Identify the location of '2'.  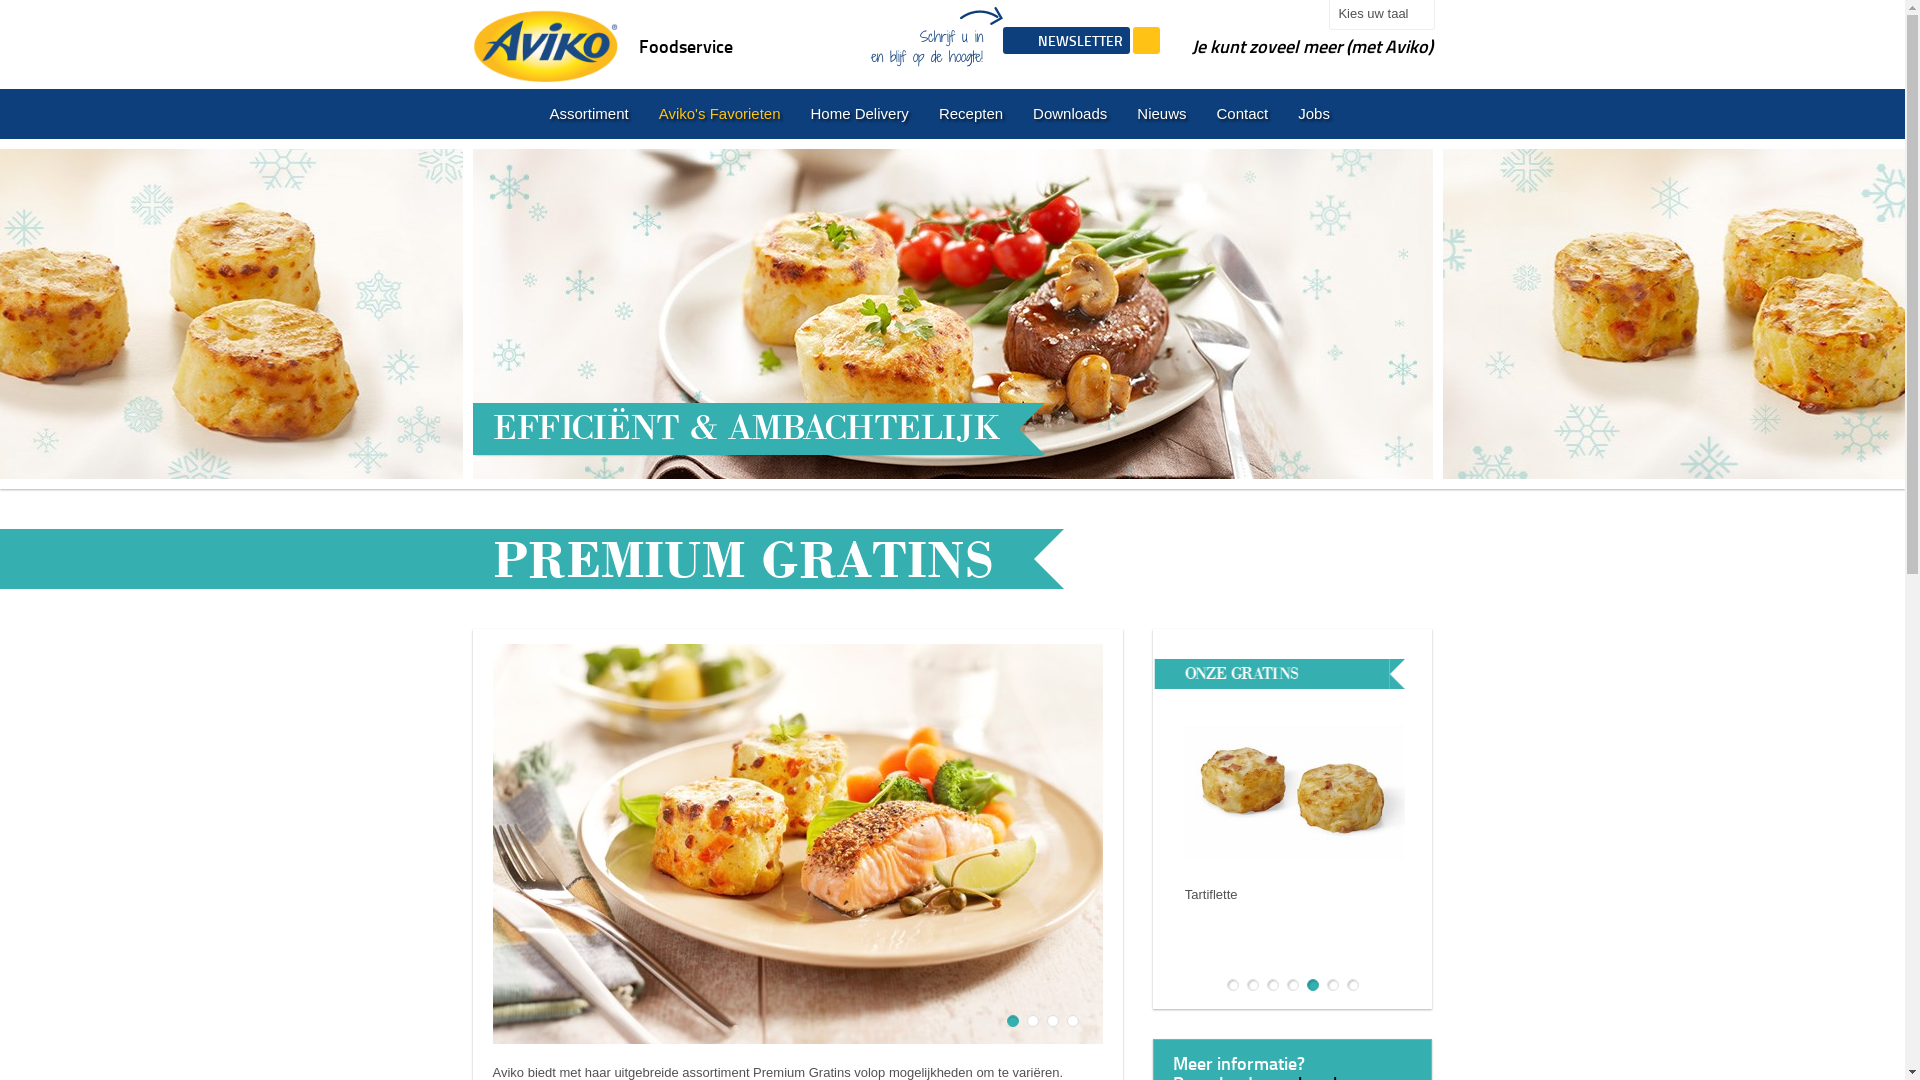
(1027, 1021).